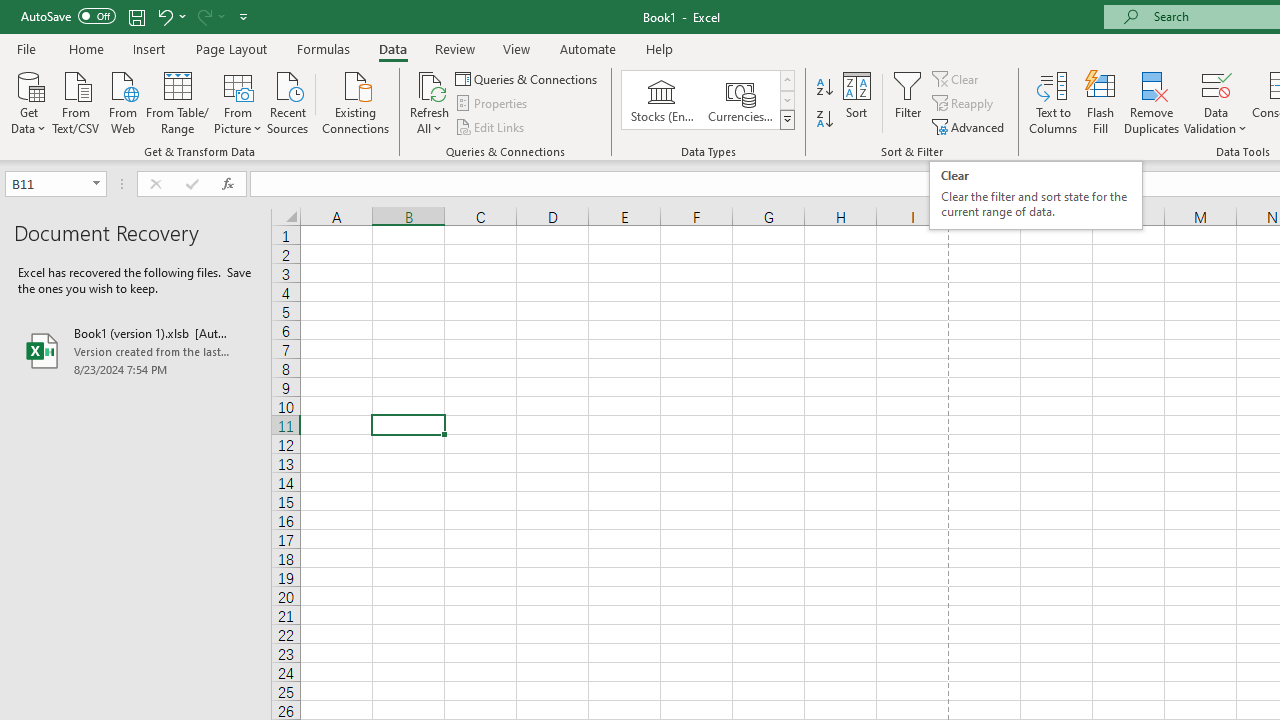 The width and height of the screenshot is (1280, 720). Describe the element at coordinates (121, 101) in the screenshot. I see `'From Web'` at that location.